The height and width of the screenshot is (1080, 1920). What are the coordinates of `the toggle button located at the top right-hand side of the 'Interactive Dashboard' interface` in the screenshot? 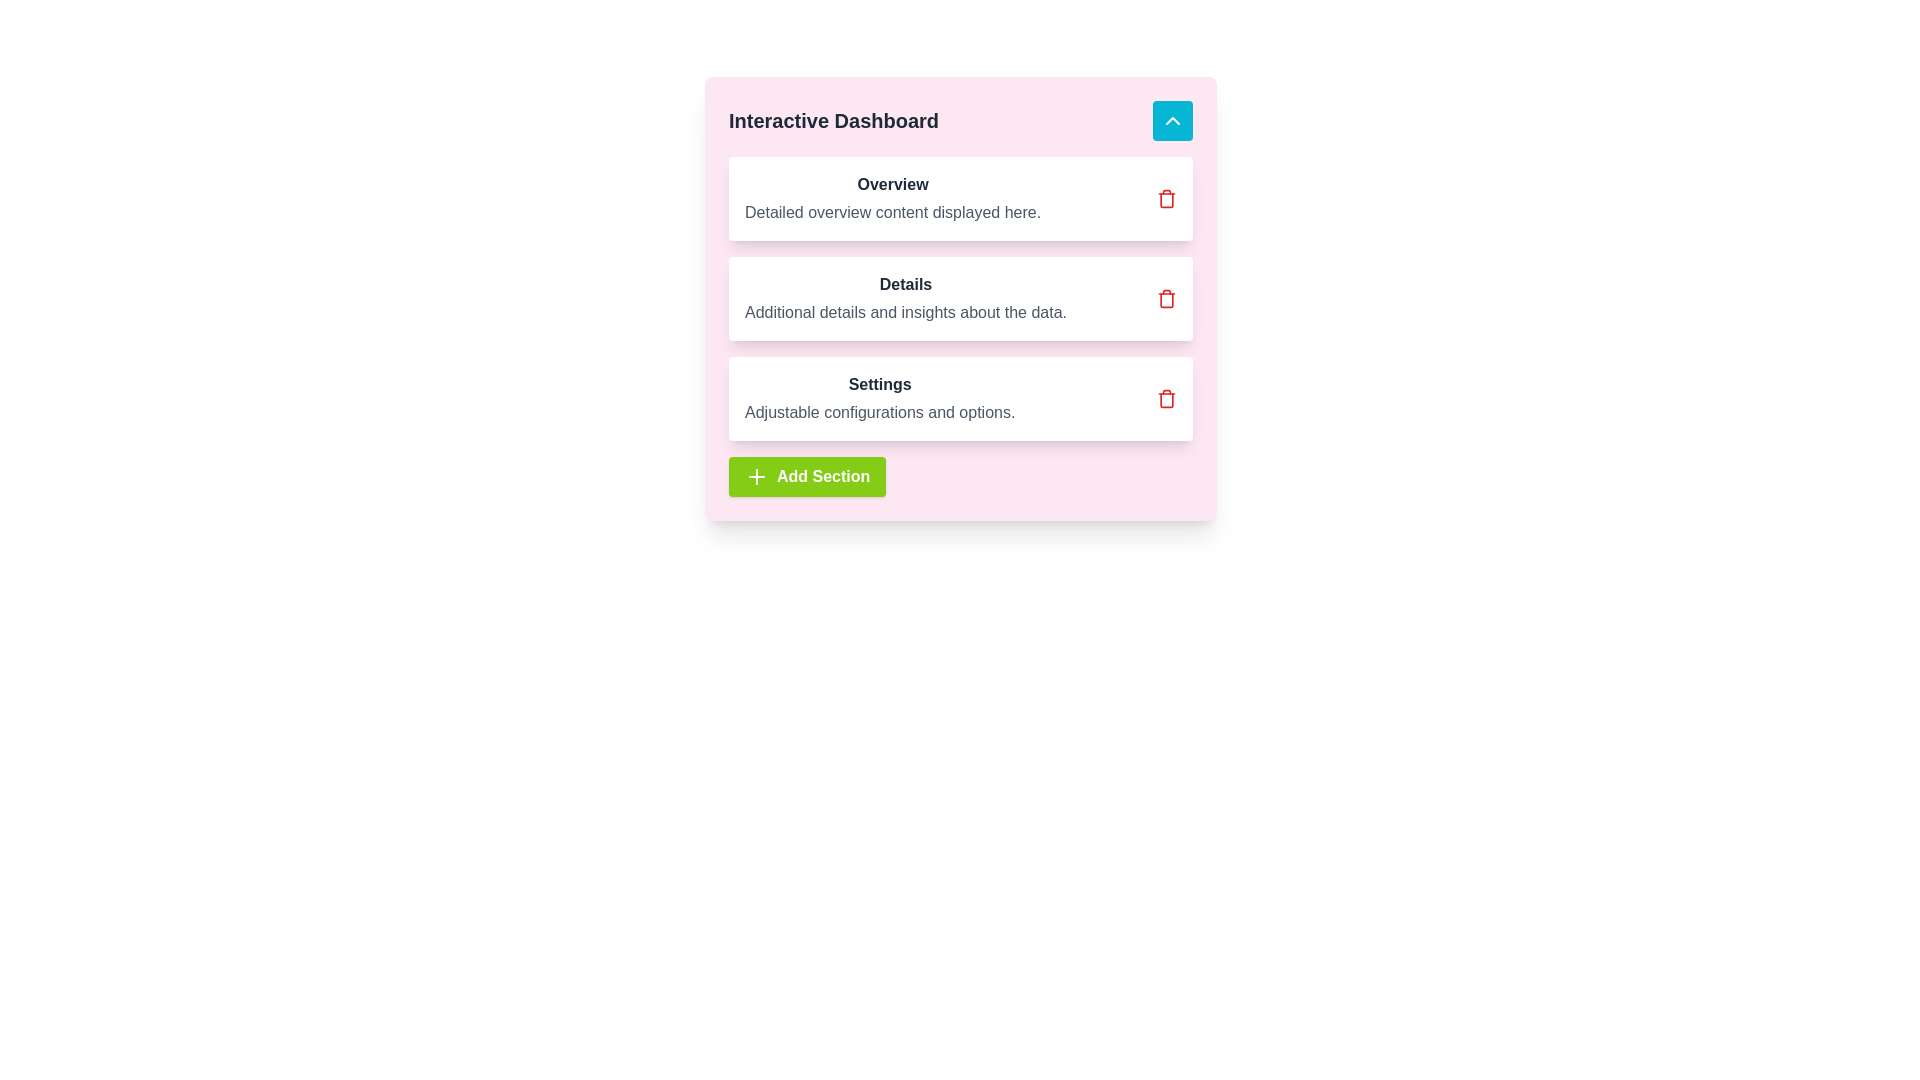 It's located at (1172, 120).